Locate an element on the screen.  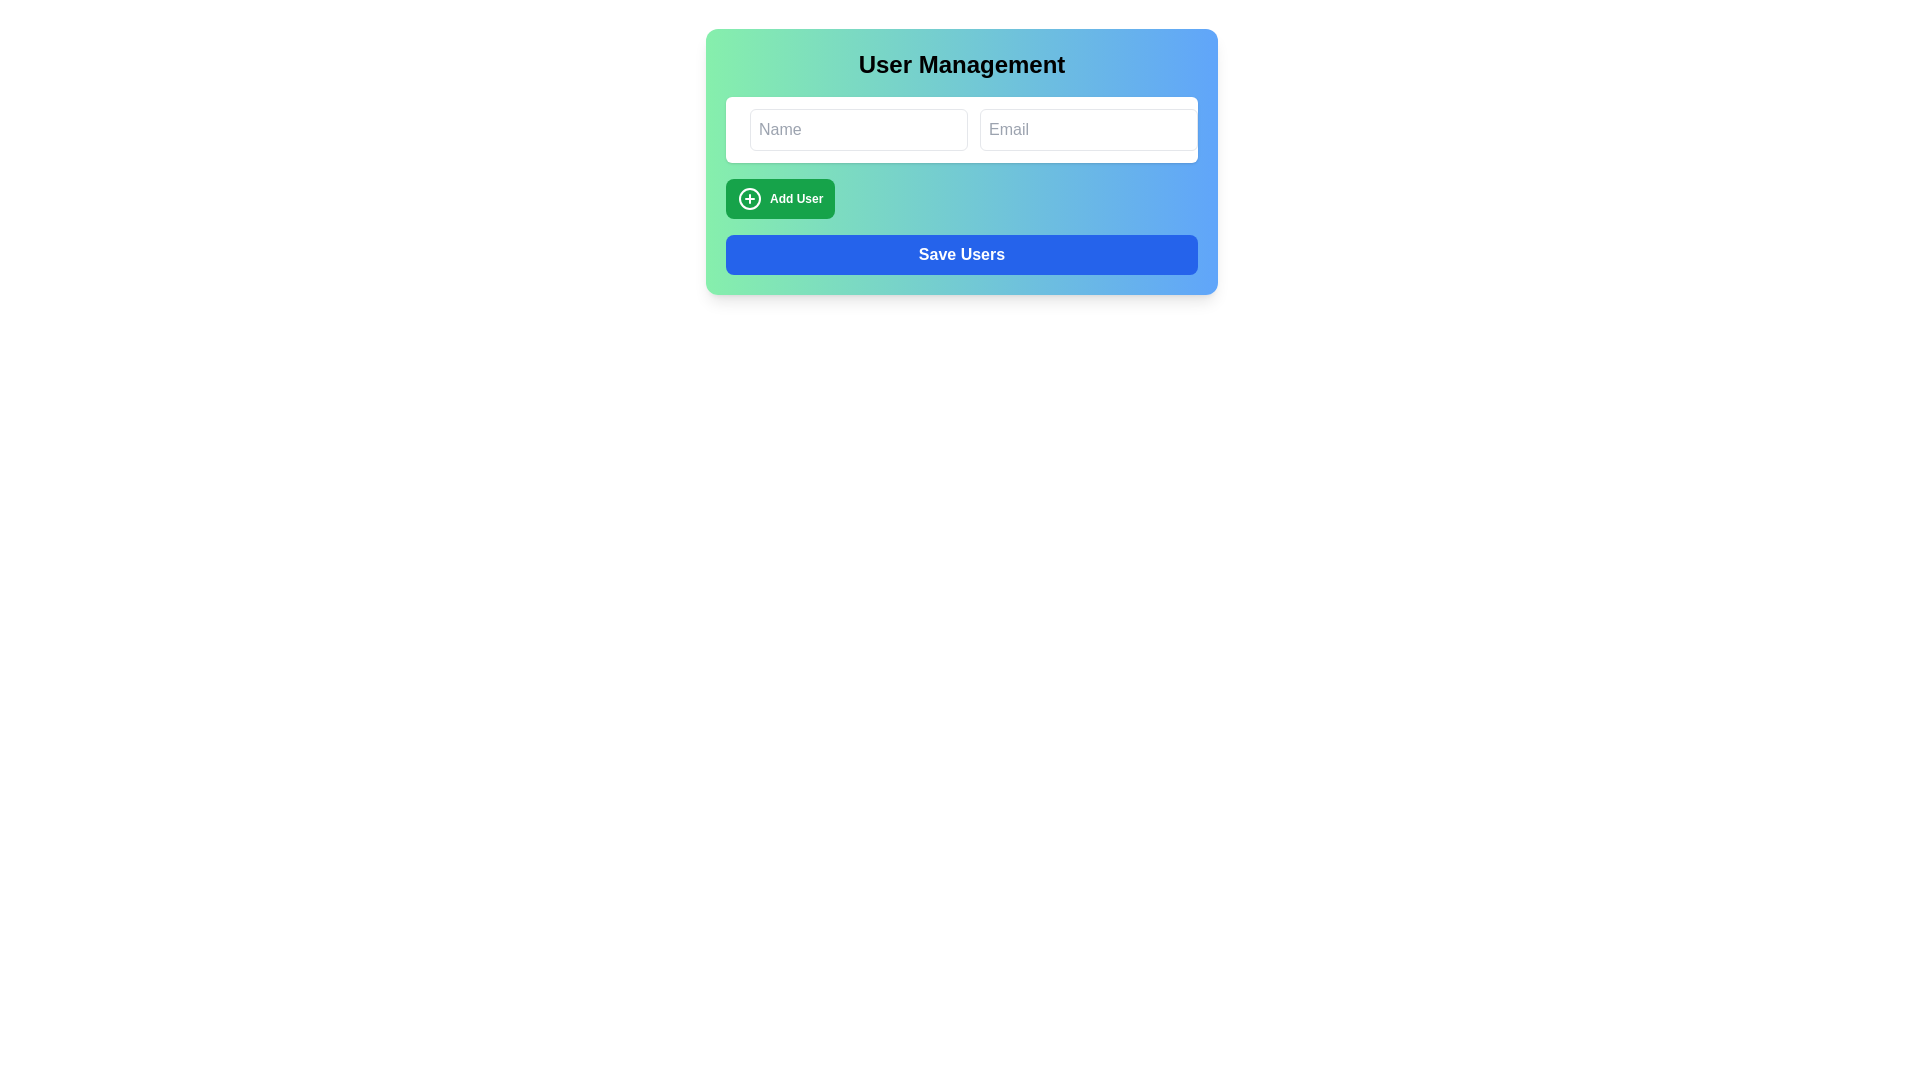
the 'Add User' button with a green background and white text, located in the User Management section below the 'Name' and 'Email' input fields is located at coordinates (779, 199).